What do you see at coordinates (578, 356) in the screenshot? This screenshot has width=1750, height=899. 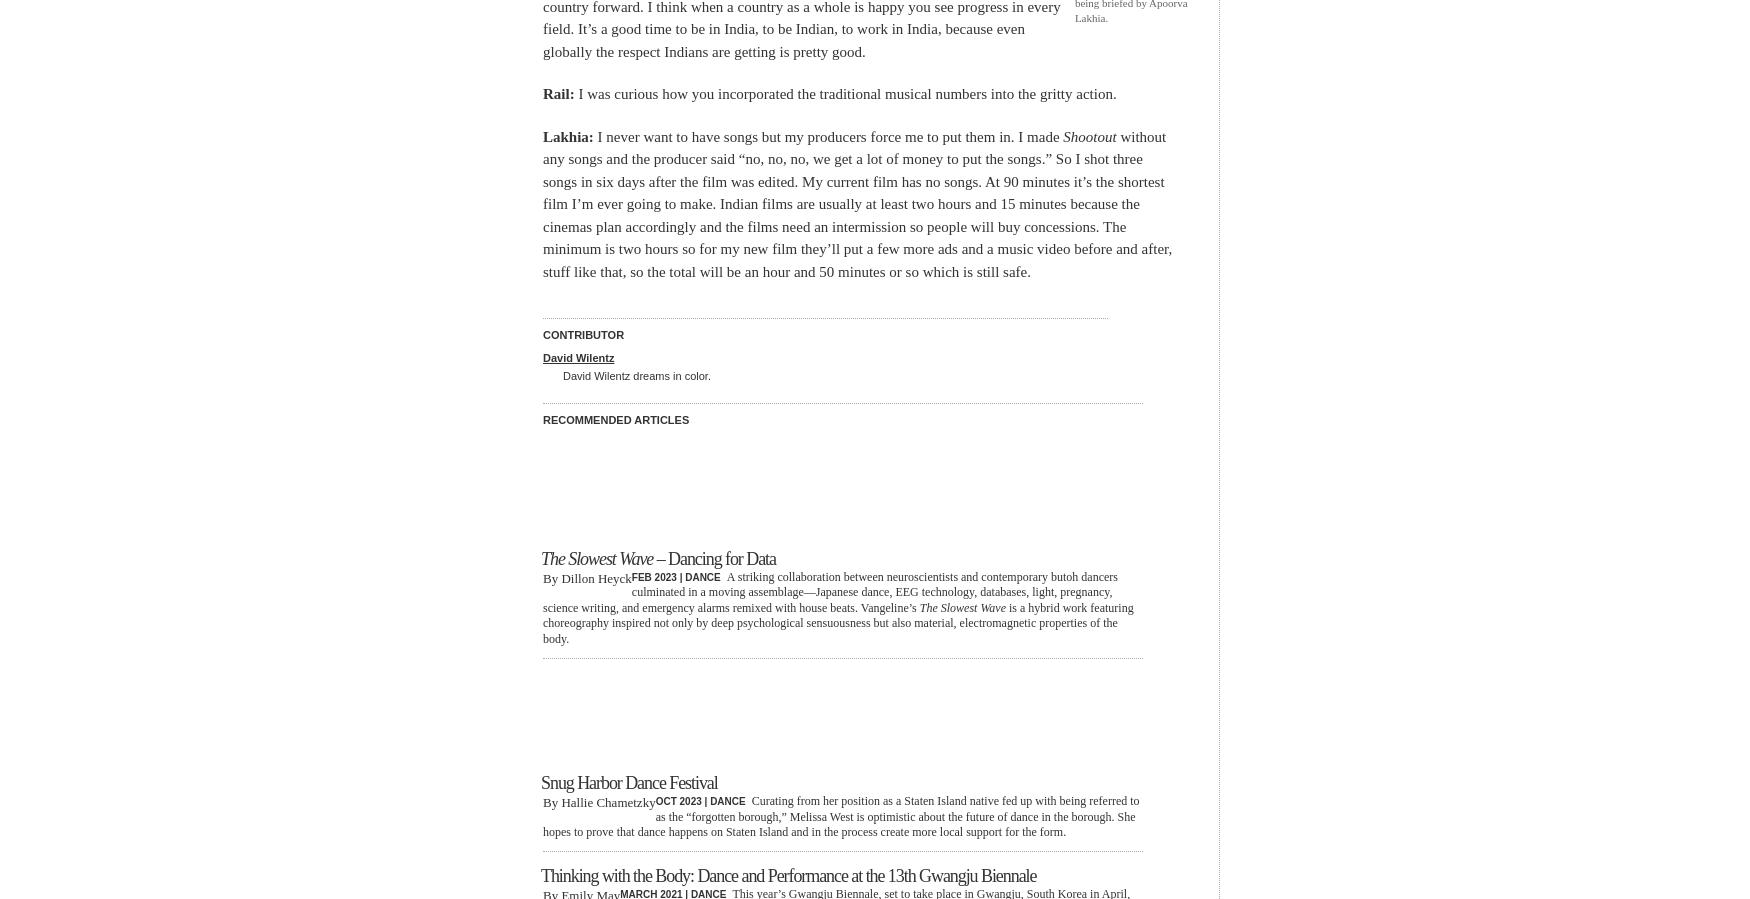 I see `'David Wilentz'` at bounding box center [578, 356].